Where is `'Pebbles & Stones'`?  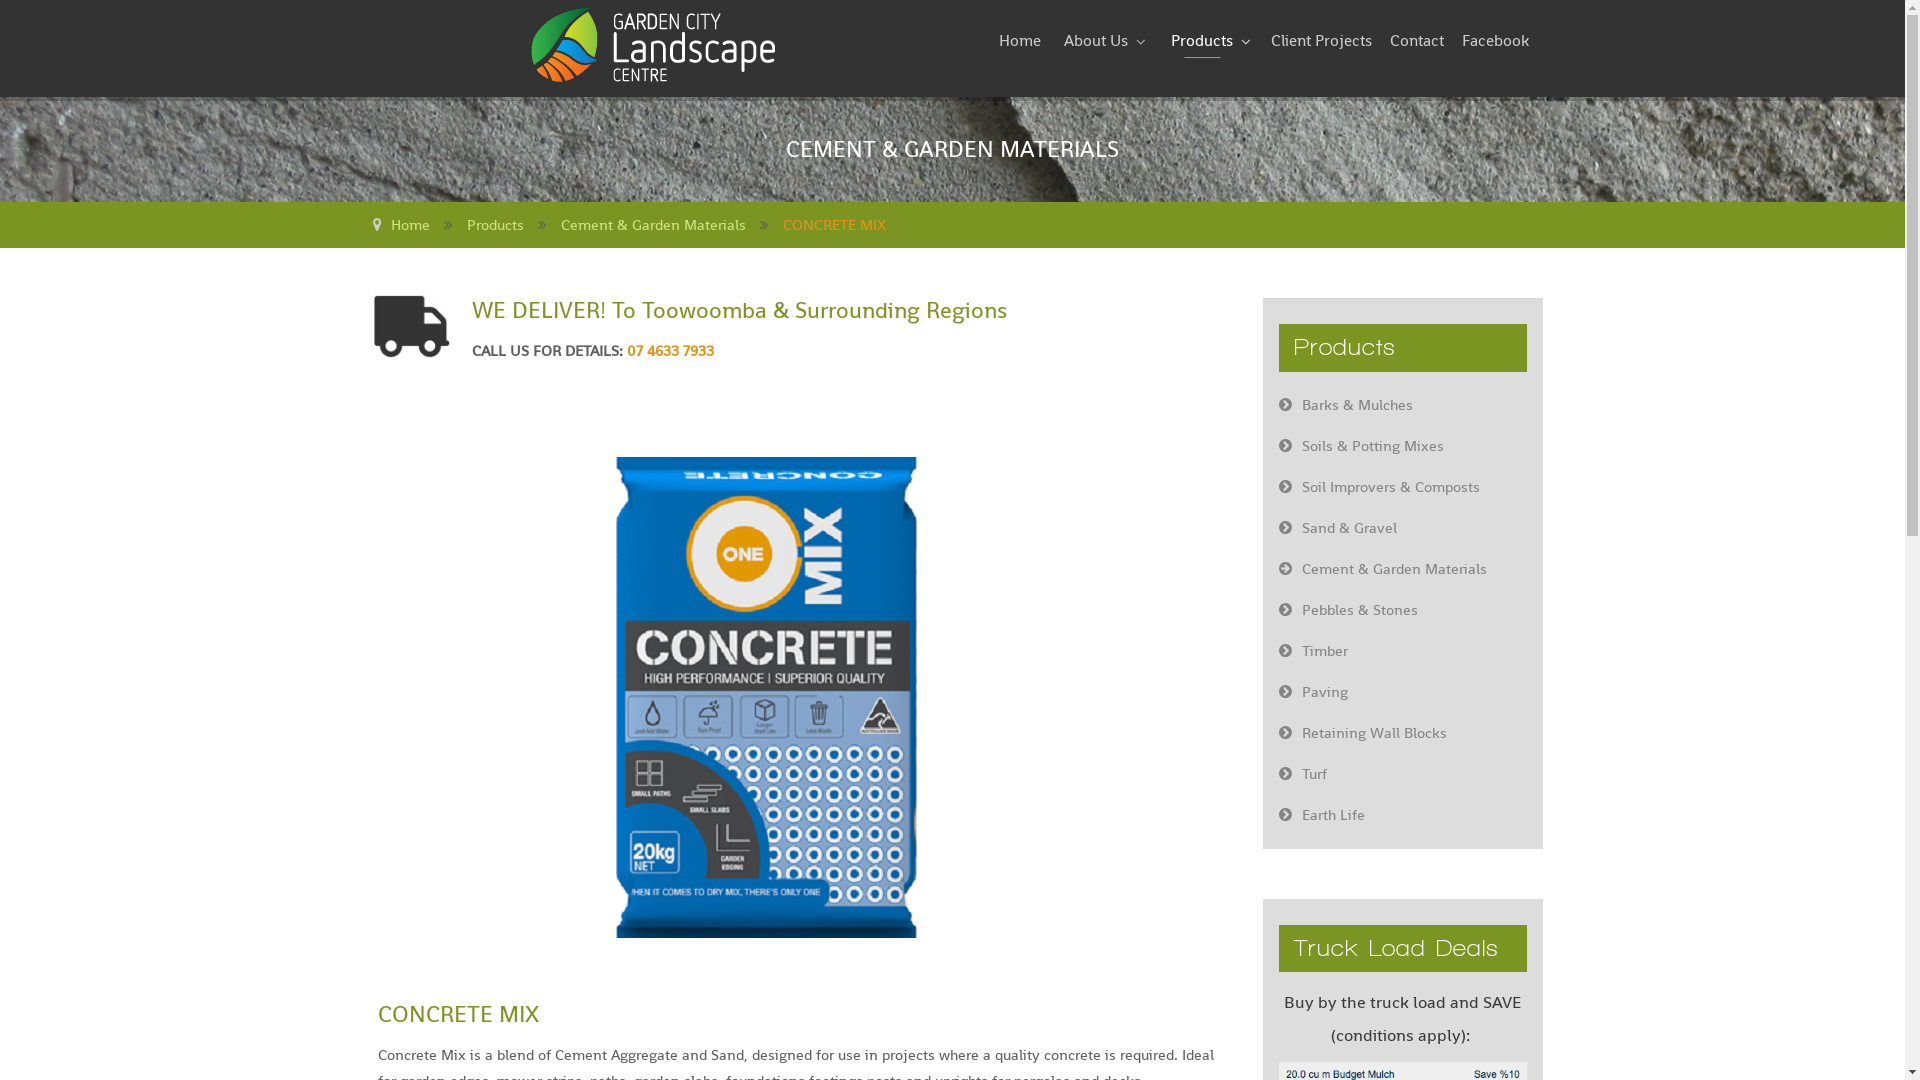
'Pebbles & Stones' is located at coordinates (1401, 608).